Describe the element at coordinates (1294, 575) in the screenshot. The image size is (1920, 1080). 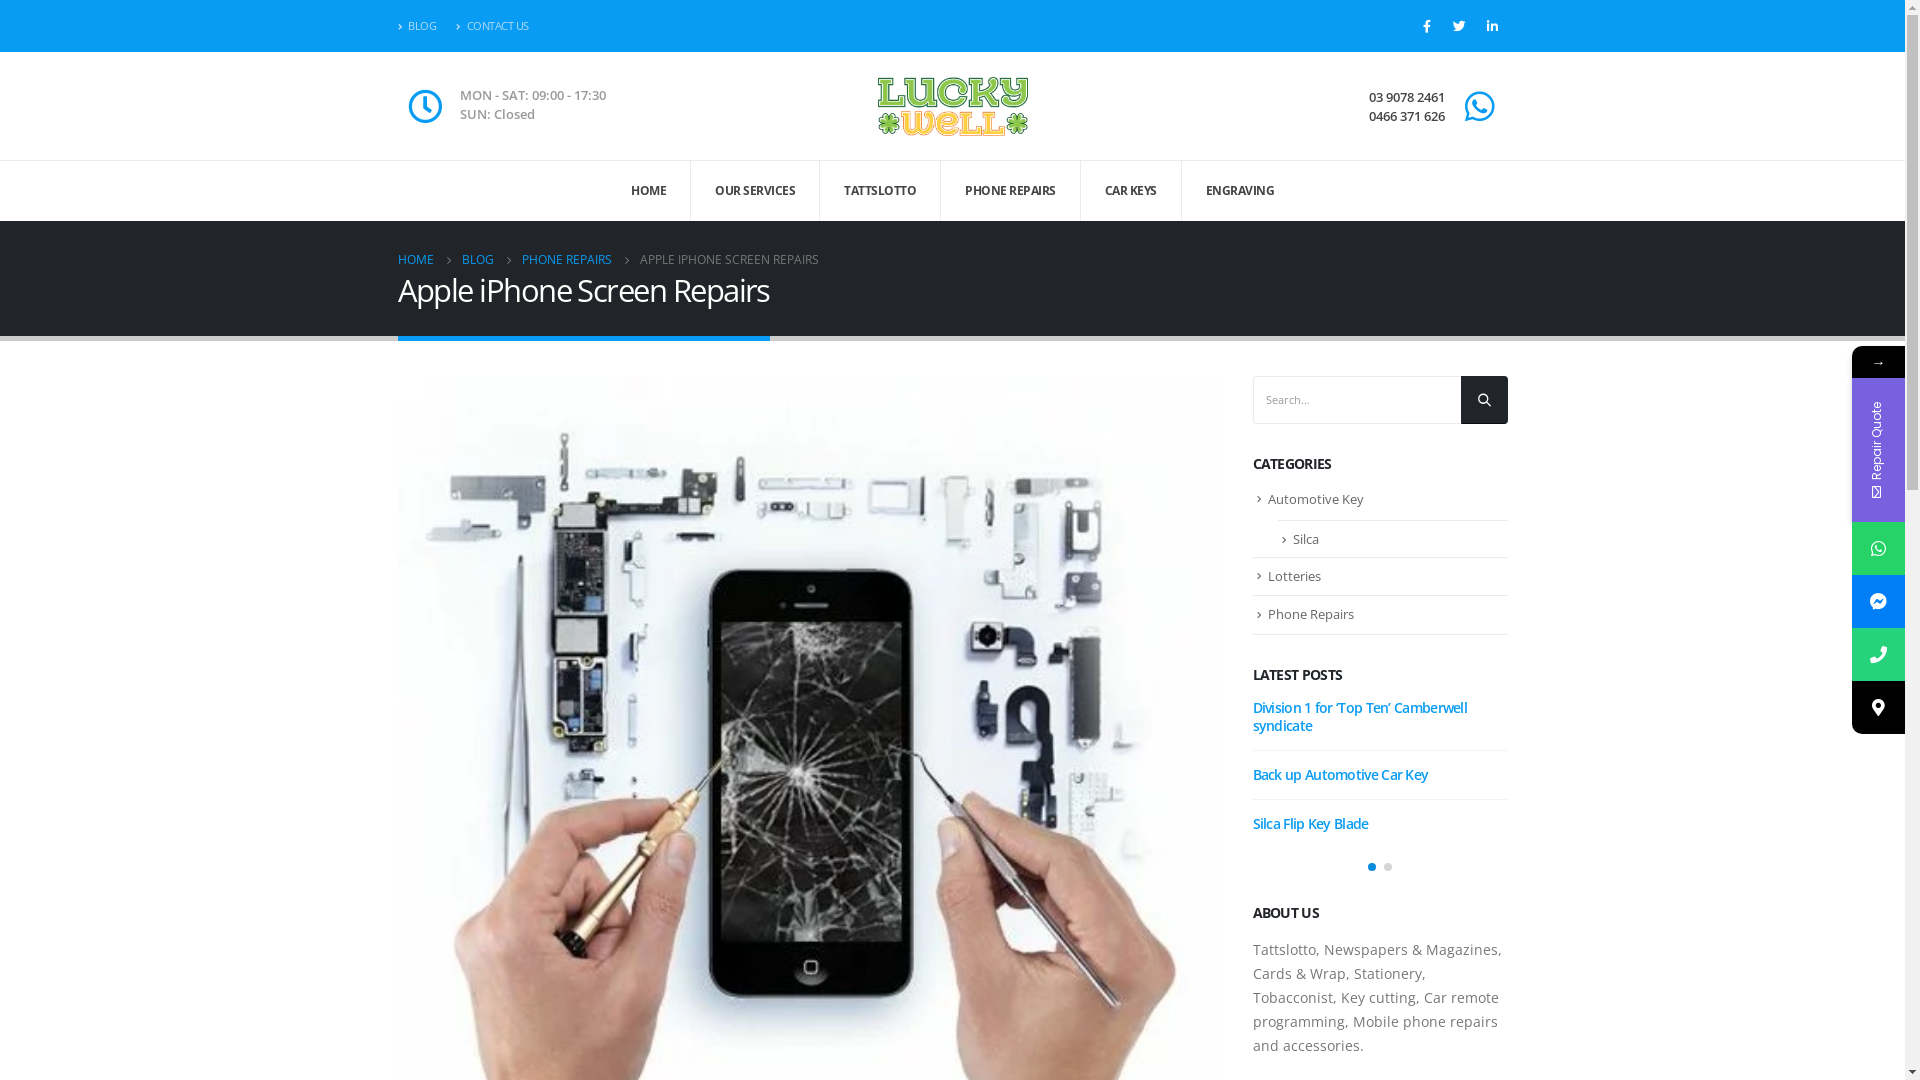
I see `'Lotteries'` at that location.